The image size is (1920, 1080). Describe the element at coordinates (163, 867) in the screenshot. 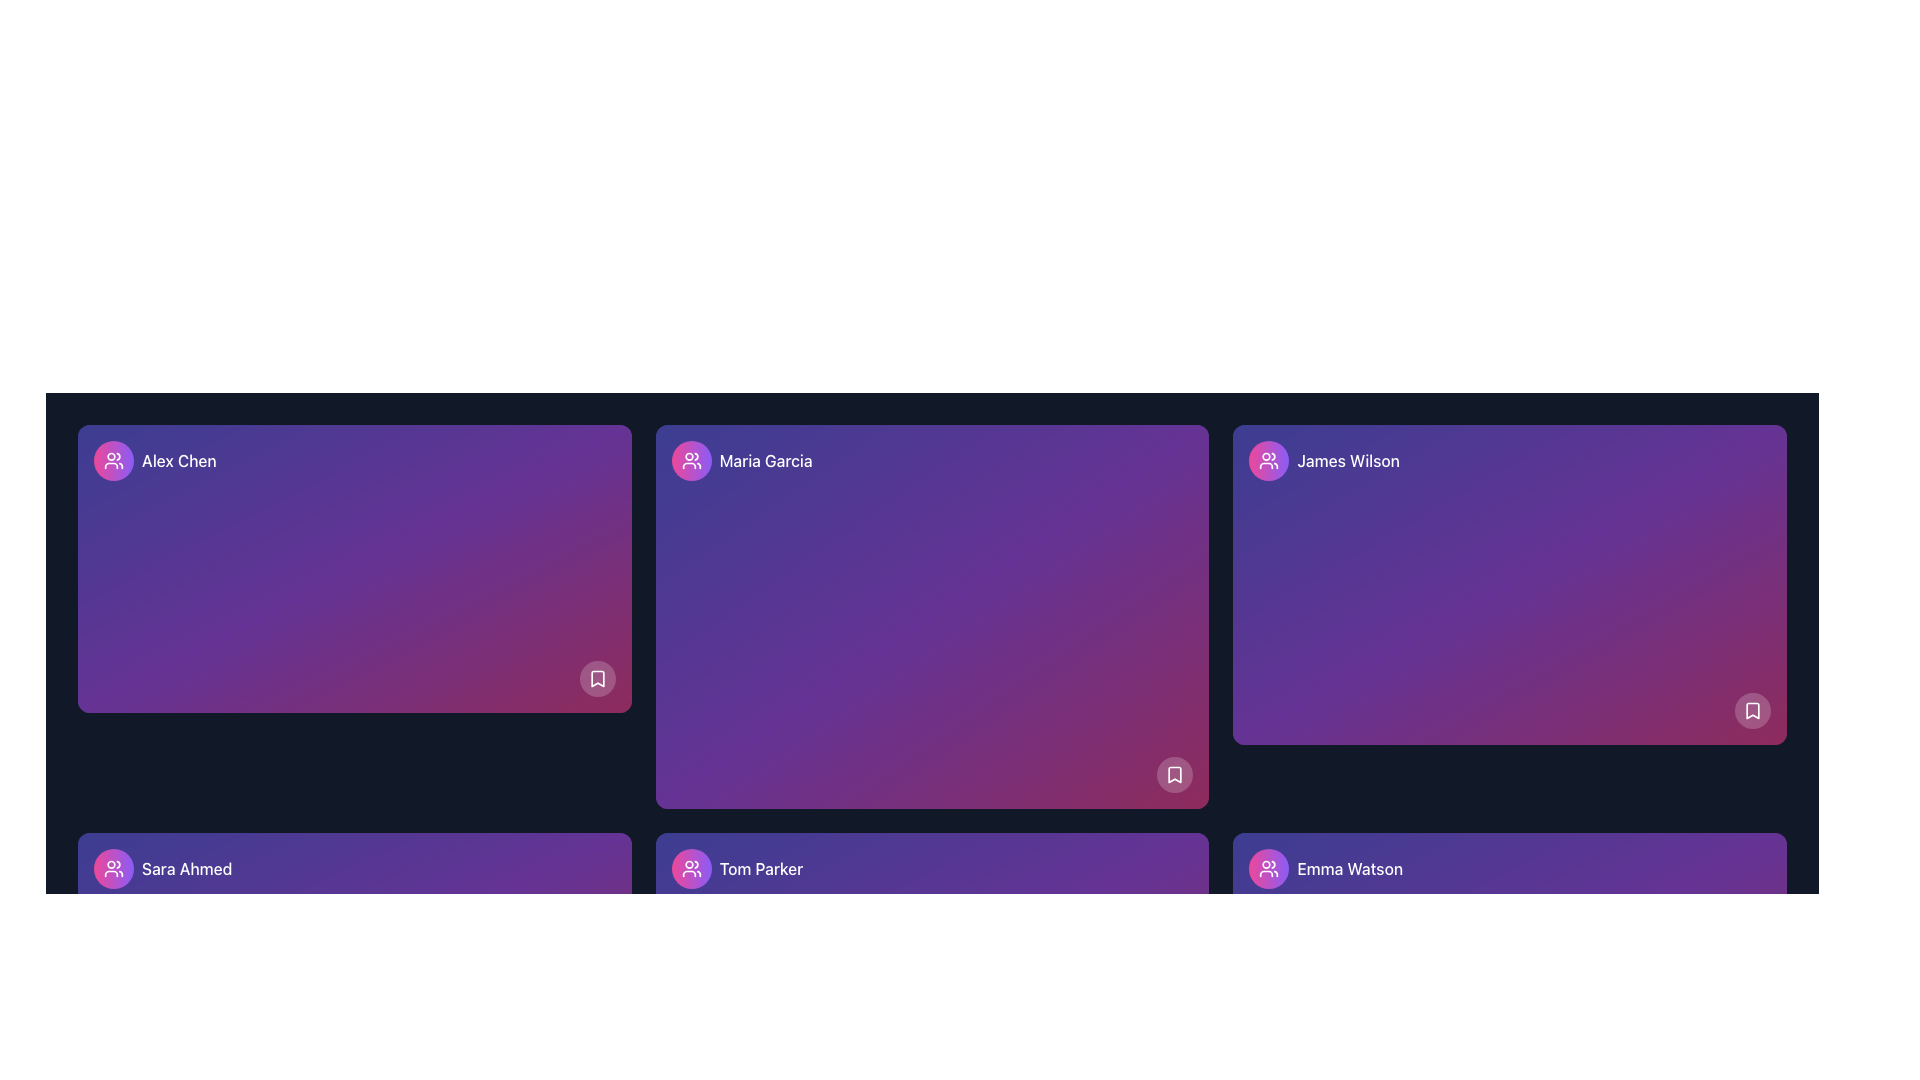

I see `the user name 'Sara Ahmed' text element, which is displayed in light text on a purple gradient background` at that location.